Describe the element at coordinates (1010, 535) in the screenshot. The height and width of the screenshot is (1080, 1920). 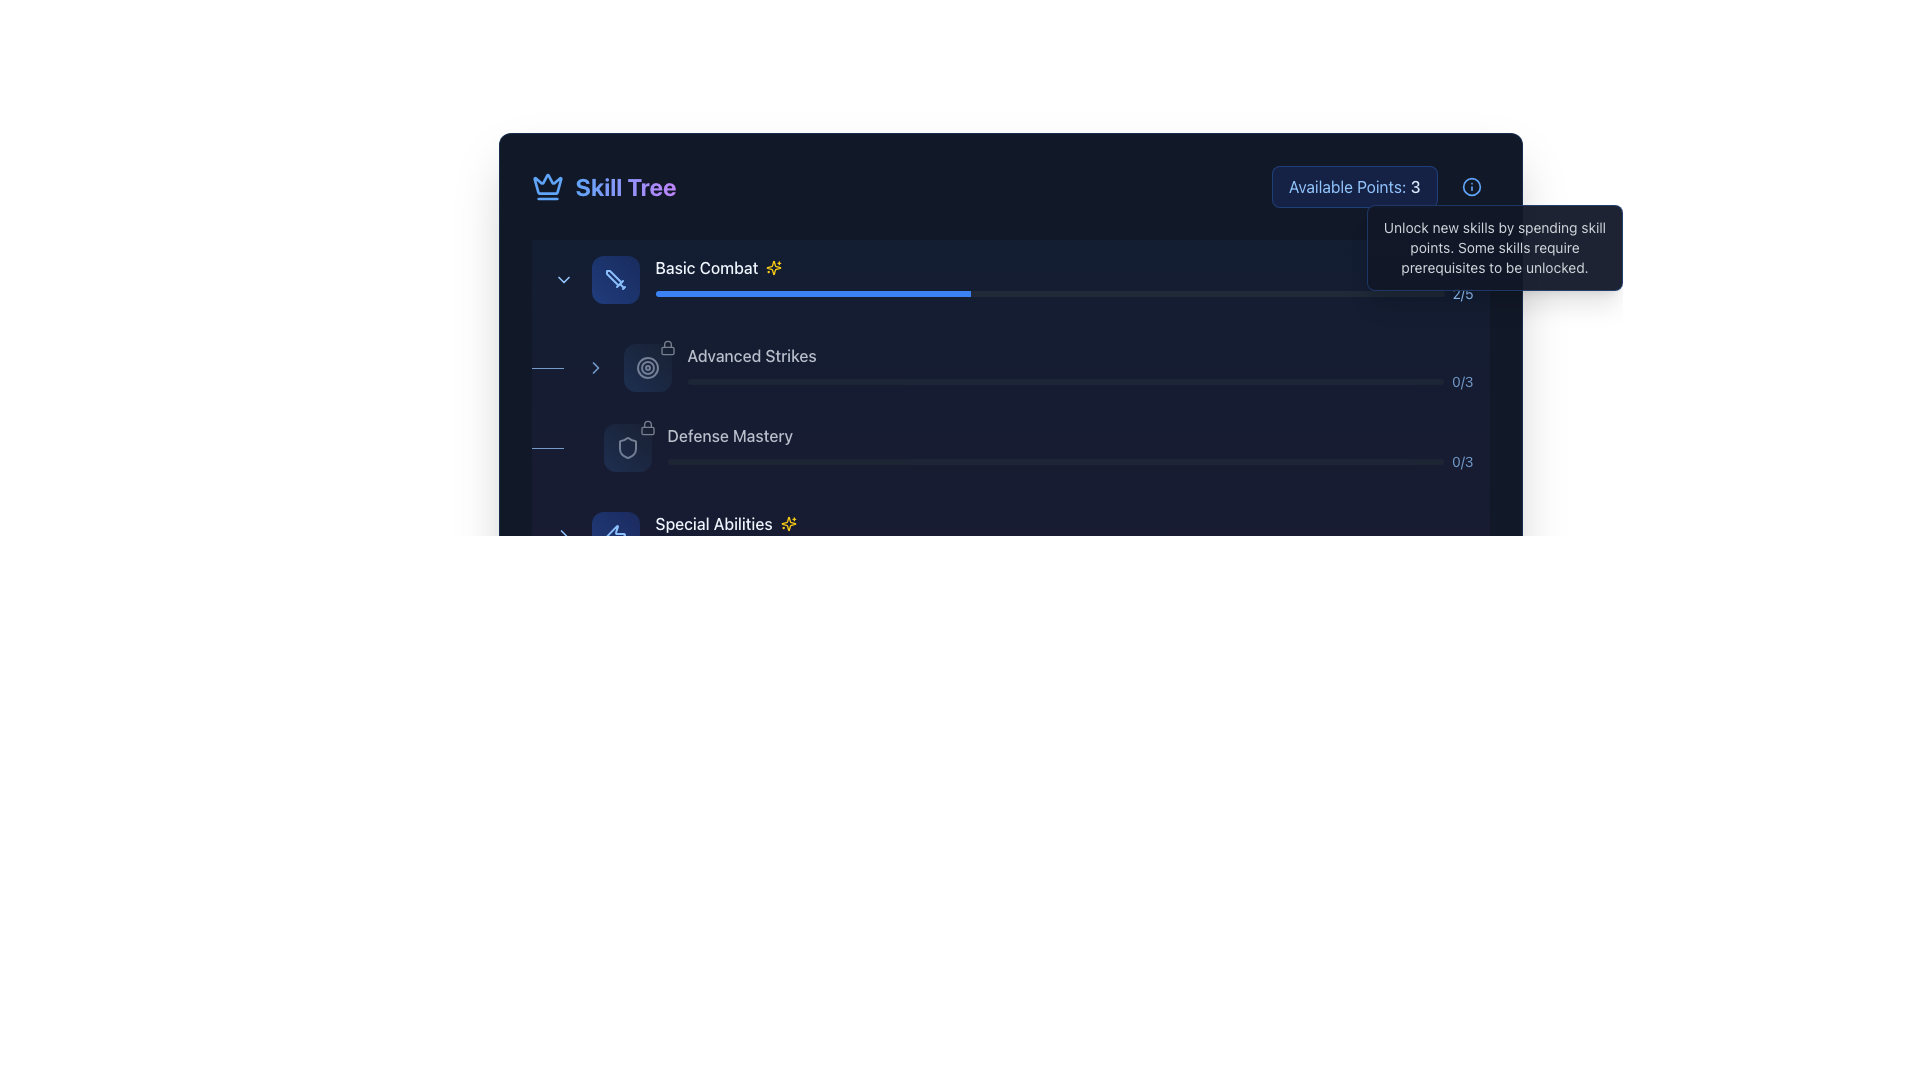
I see `the 'Special Abilities' Skill Progress Display` at that location.